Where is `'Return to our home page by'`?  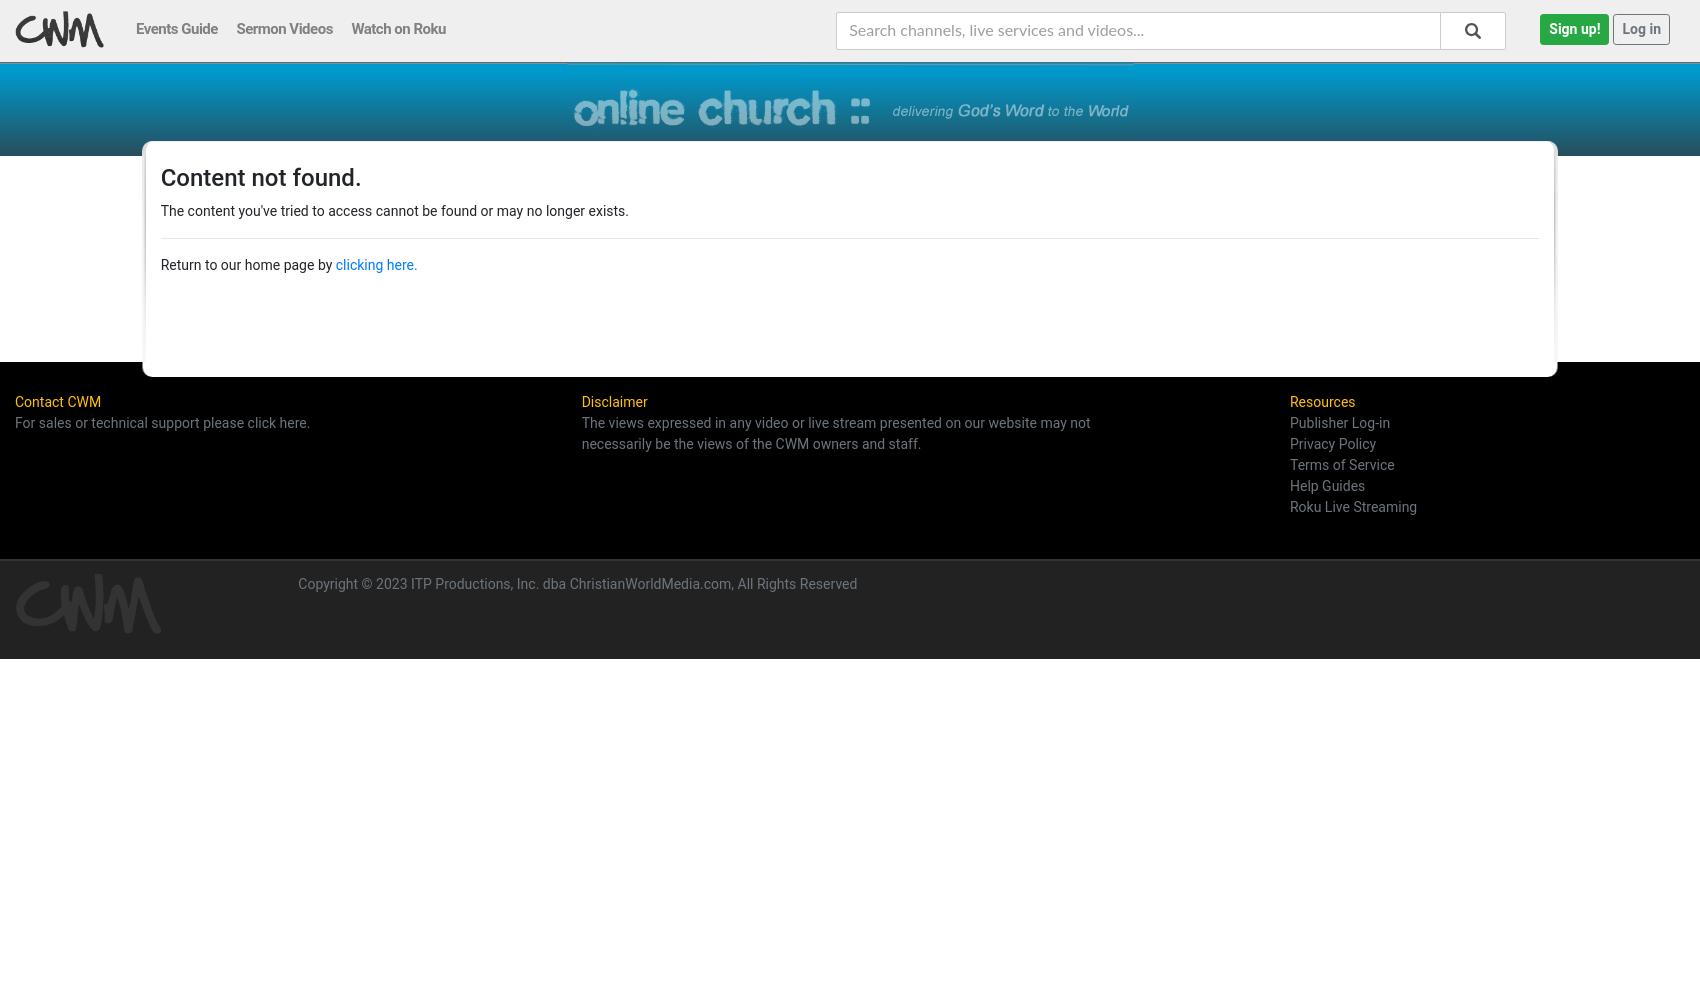 'Return to our home page by' is located at coordinates (247, 264).